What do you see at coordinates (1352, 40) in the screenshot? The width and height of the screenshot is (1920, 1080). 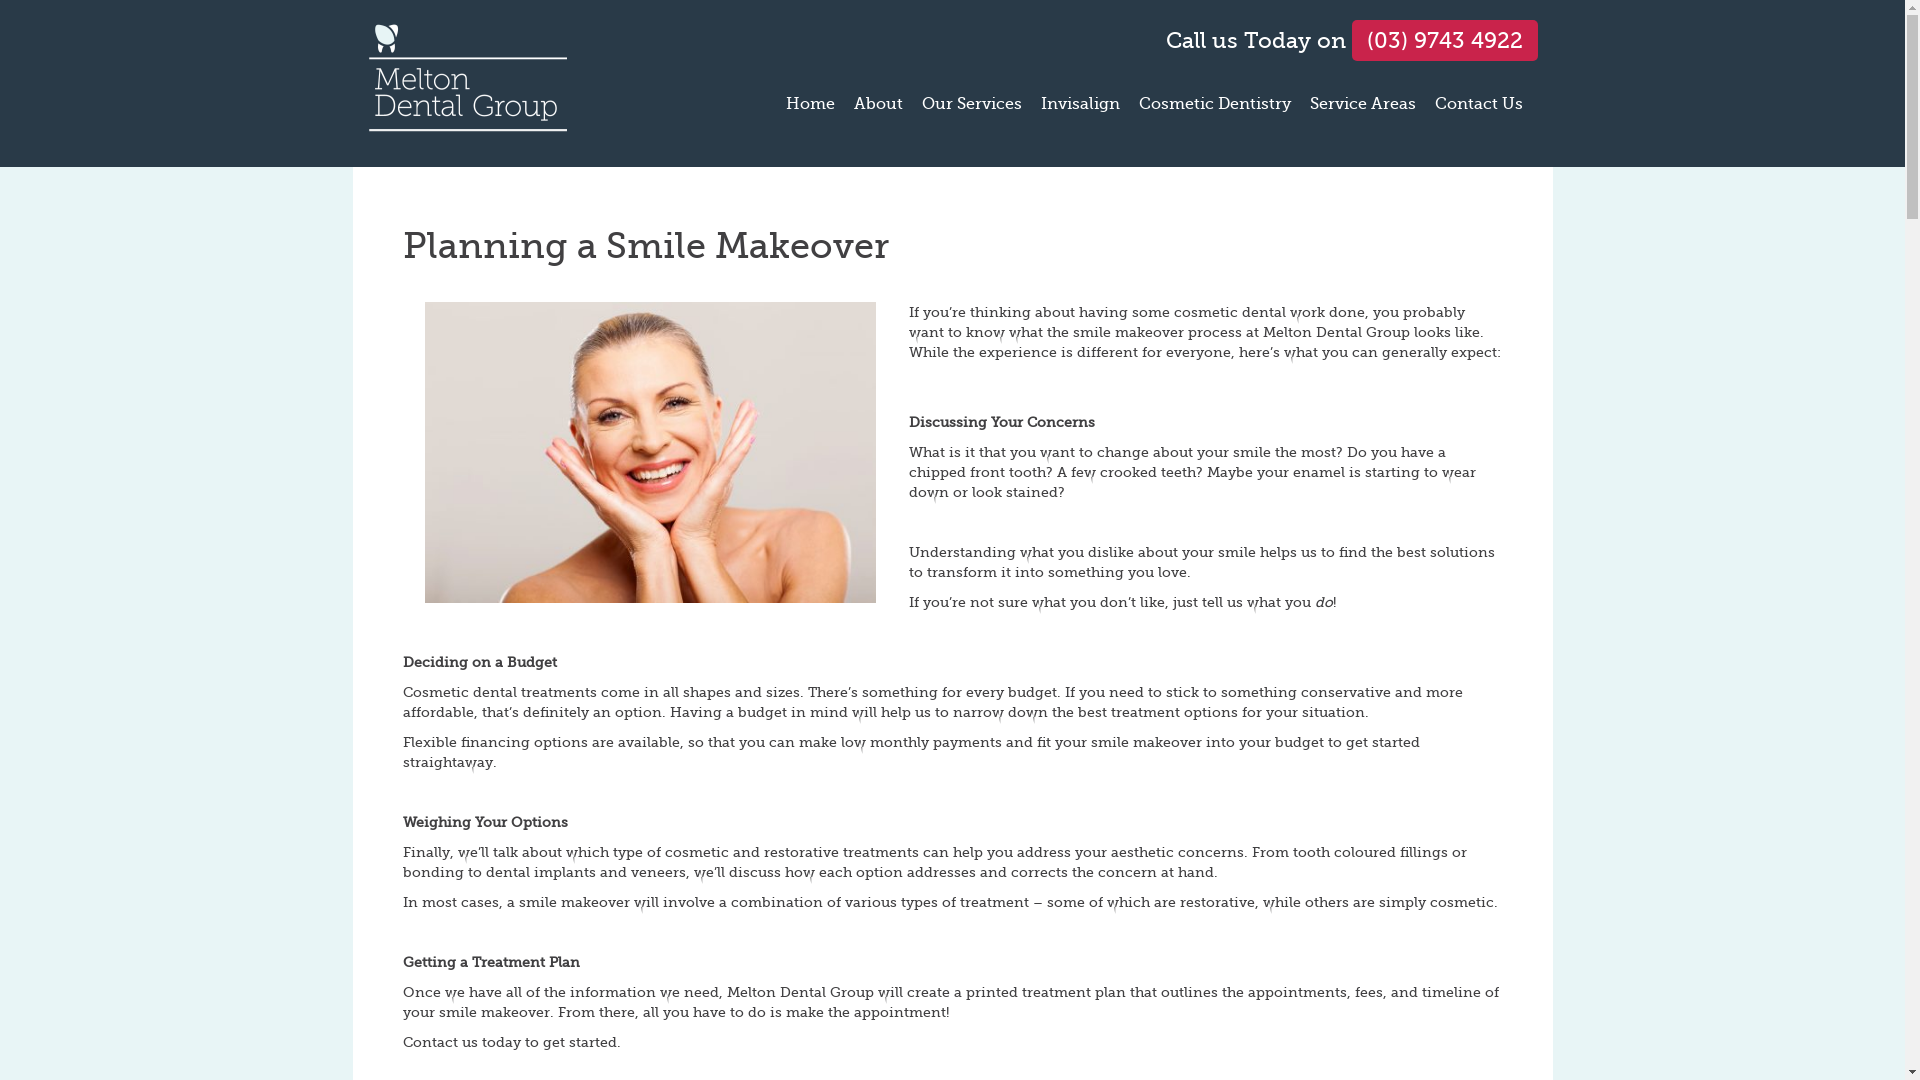 I see `'(03) 9743 4922'` at bounding box center [1352, 40].